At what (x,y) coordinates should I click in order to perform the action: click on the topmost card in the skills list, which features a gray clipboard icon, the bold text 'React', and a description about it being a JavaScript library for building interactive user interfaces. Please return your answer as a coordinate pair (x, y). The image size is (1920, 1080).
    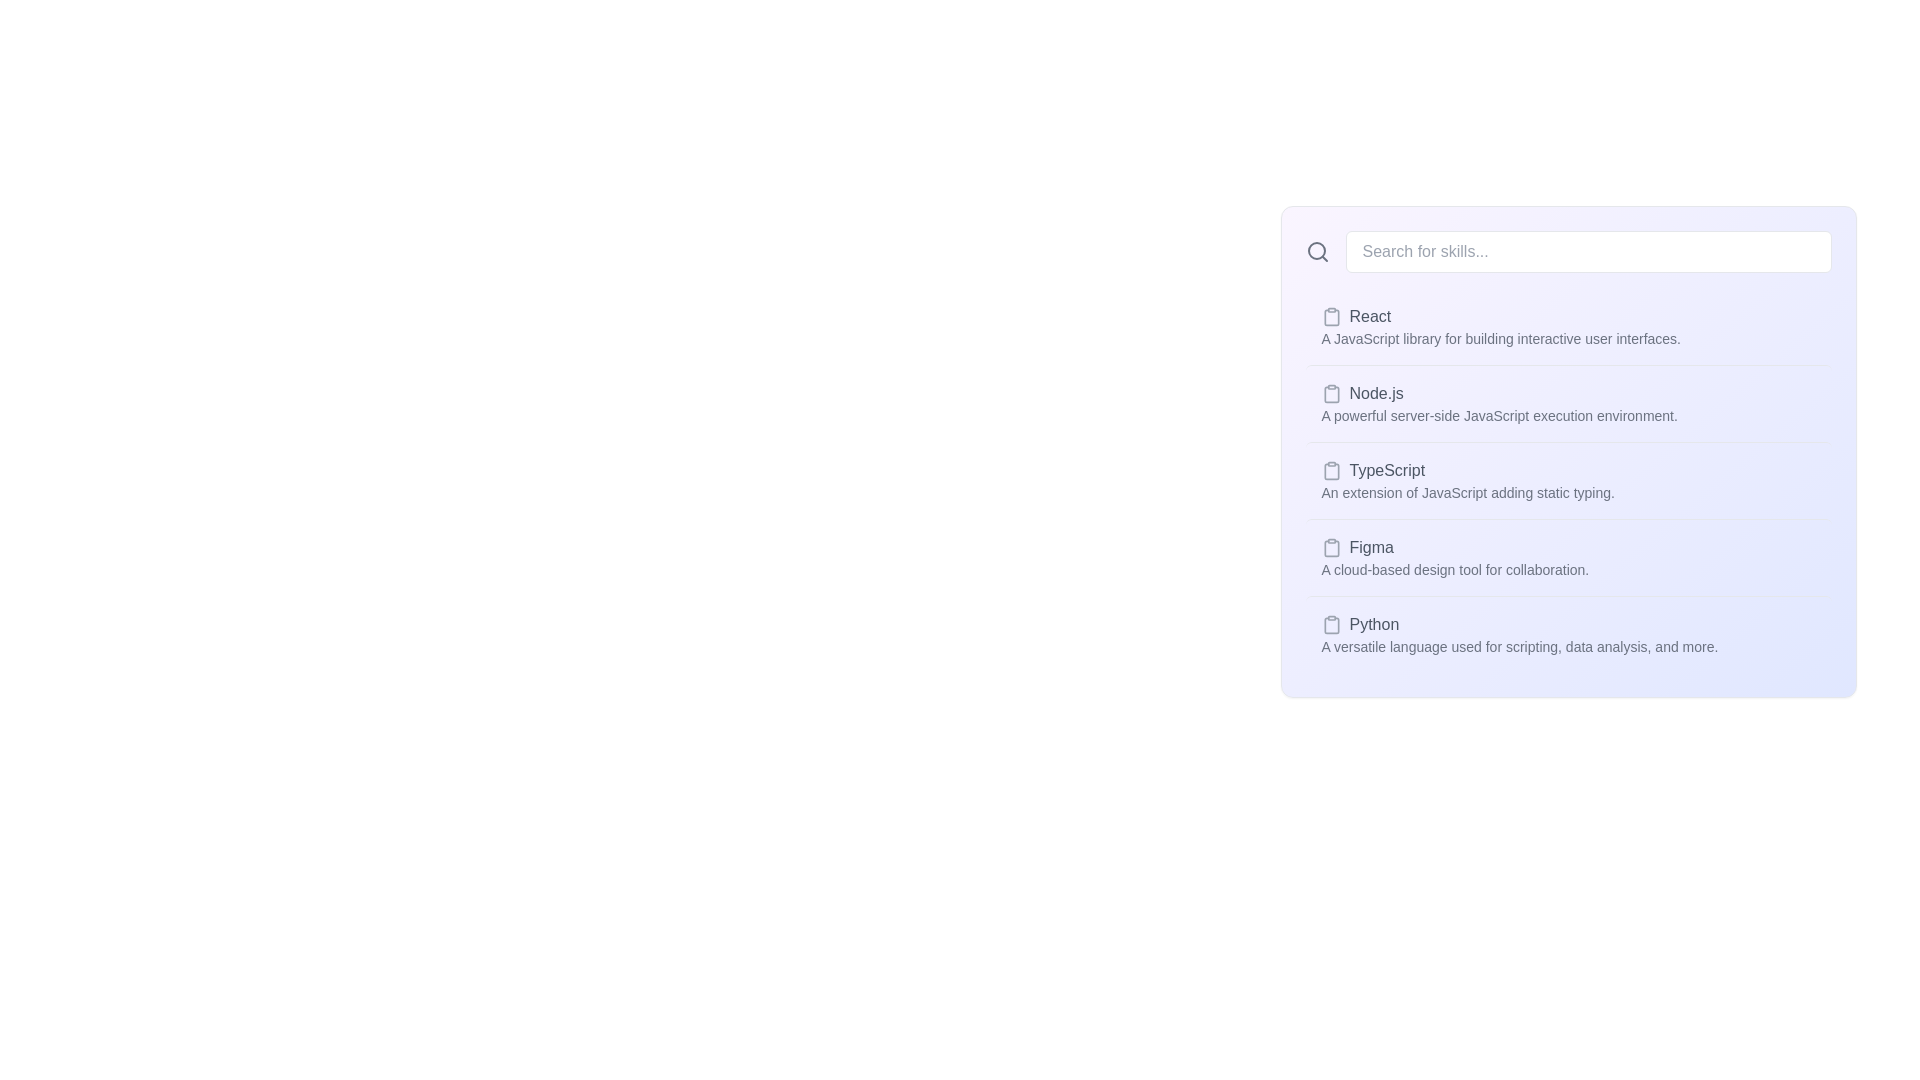
    Looking at the image, I should click on (1567, 326).